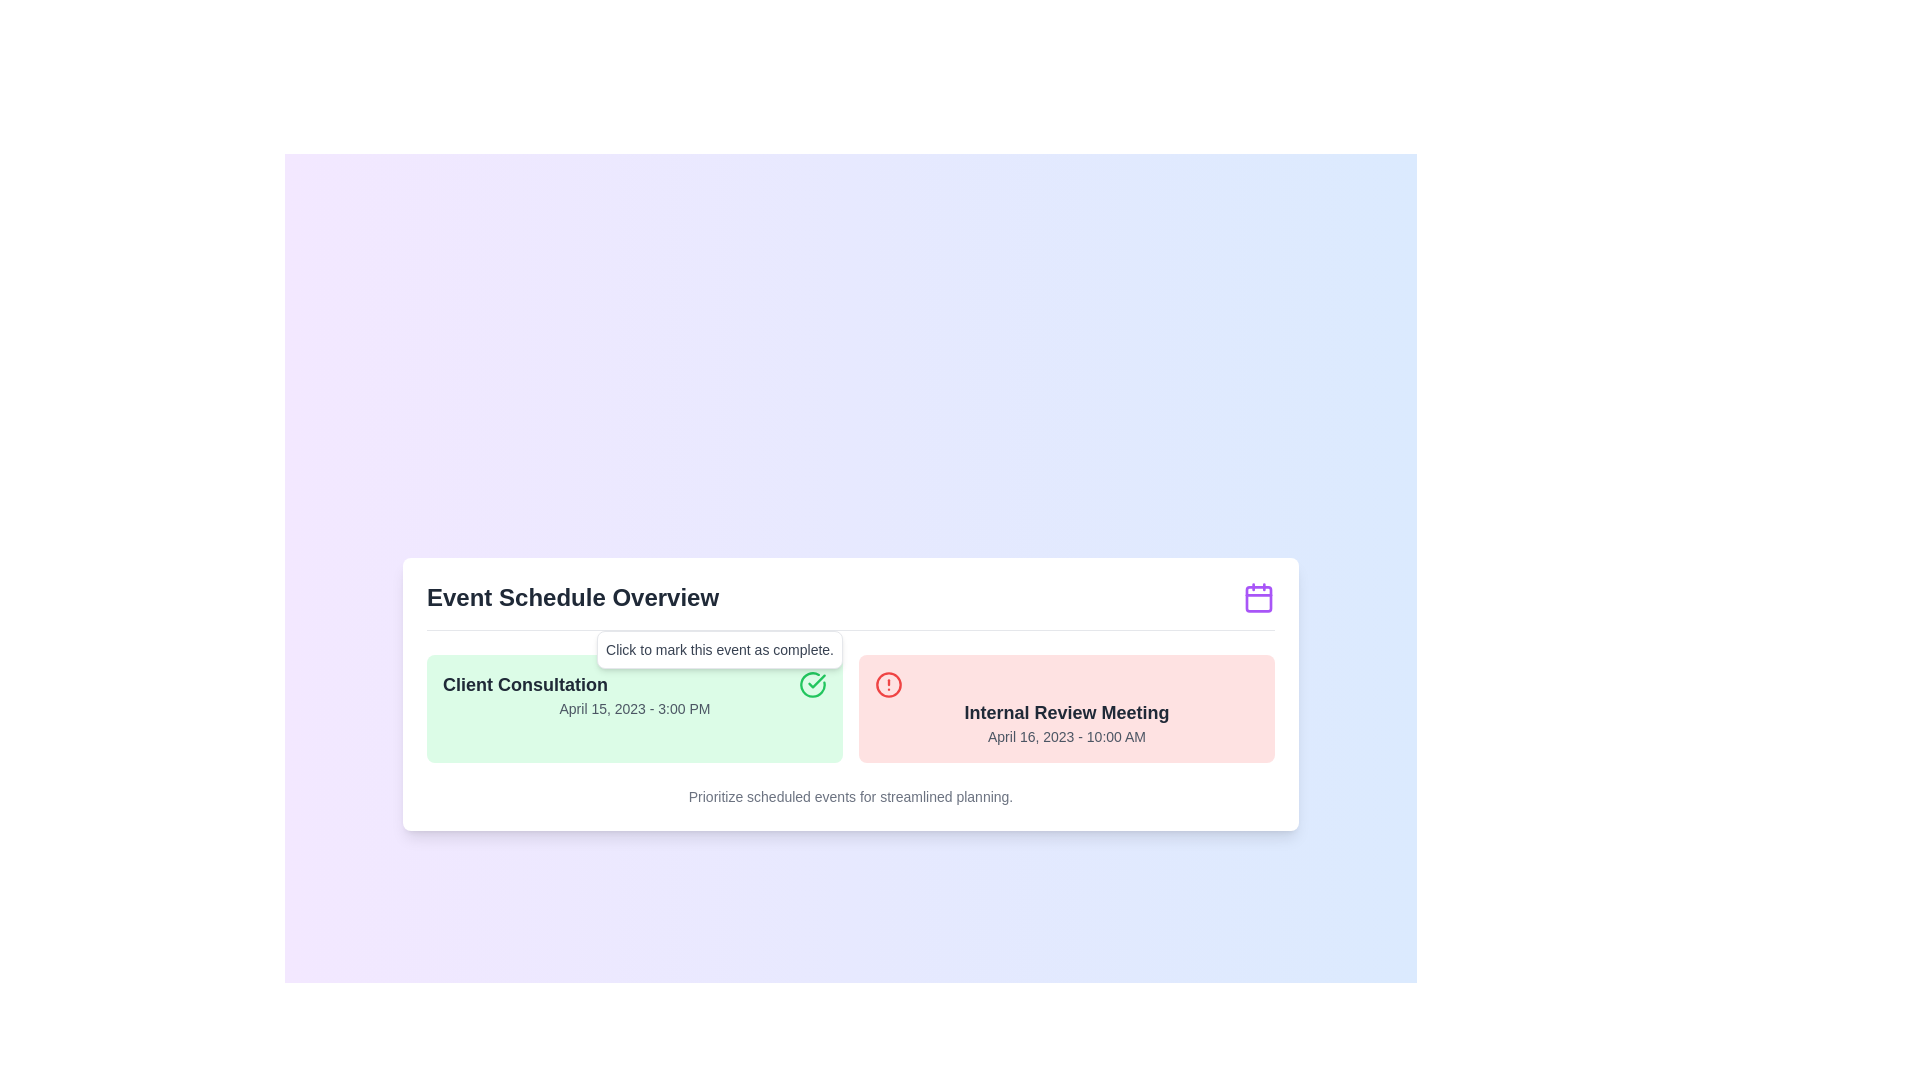 The height and width of the screenshot is (1080, 1920). I want to click on the event overview component, so click(850, 693).